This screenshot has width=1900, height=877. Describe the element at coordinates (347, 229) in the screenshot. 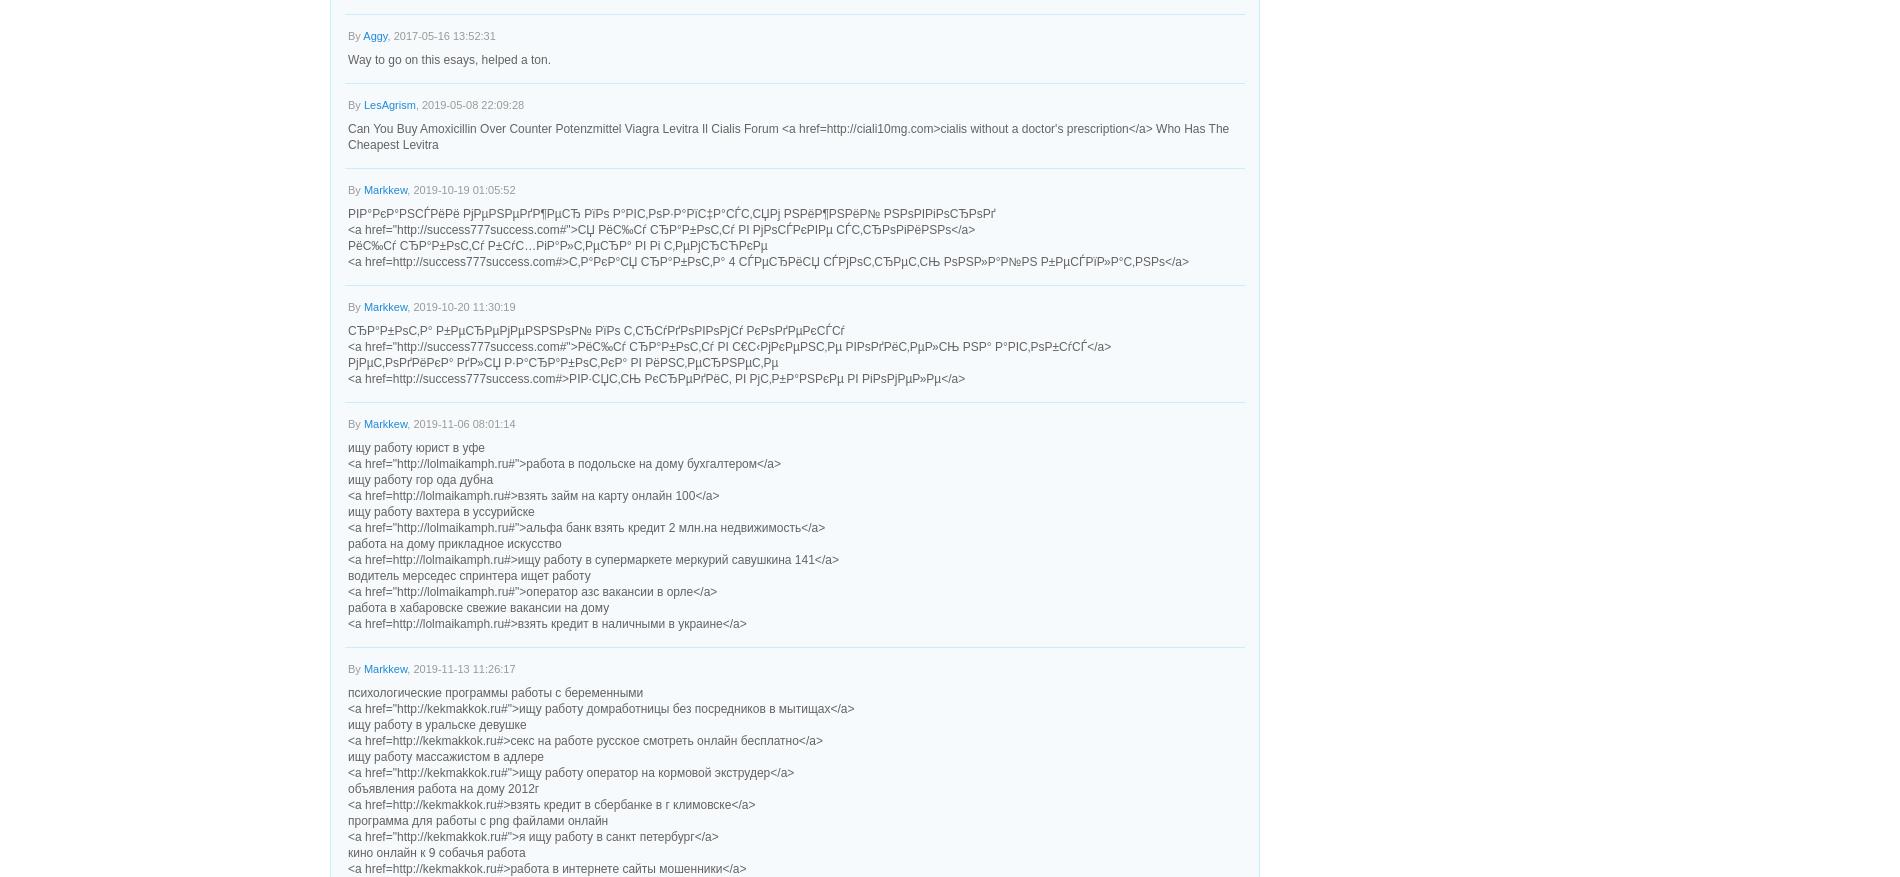

I see `'<a href="http://success777success.com#">СЏ РёС‰Сѓ СЂР°Р±РѕС‚Сѓ РІ РјРѕСЃРєРІРµ СЃС‚СЂРѕРіРёРЅРѕ</a>'` at that location.